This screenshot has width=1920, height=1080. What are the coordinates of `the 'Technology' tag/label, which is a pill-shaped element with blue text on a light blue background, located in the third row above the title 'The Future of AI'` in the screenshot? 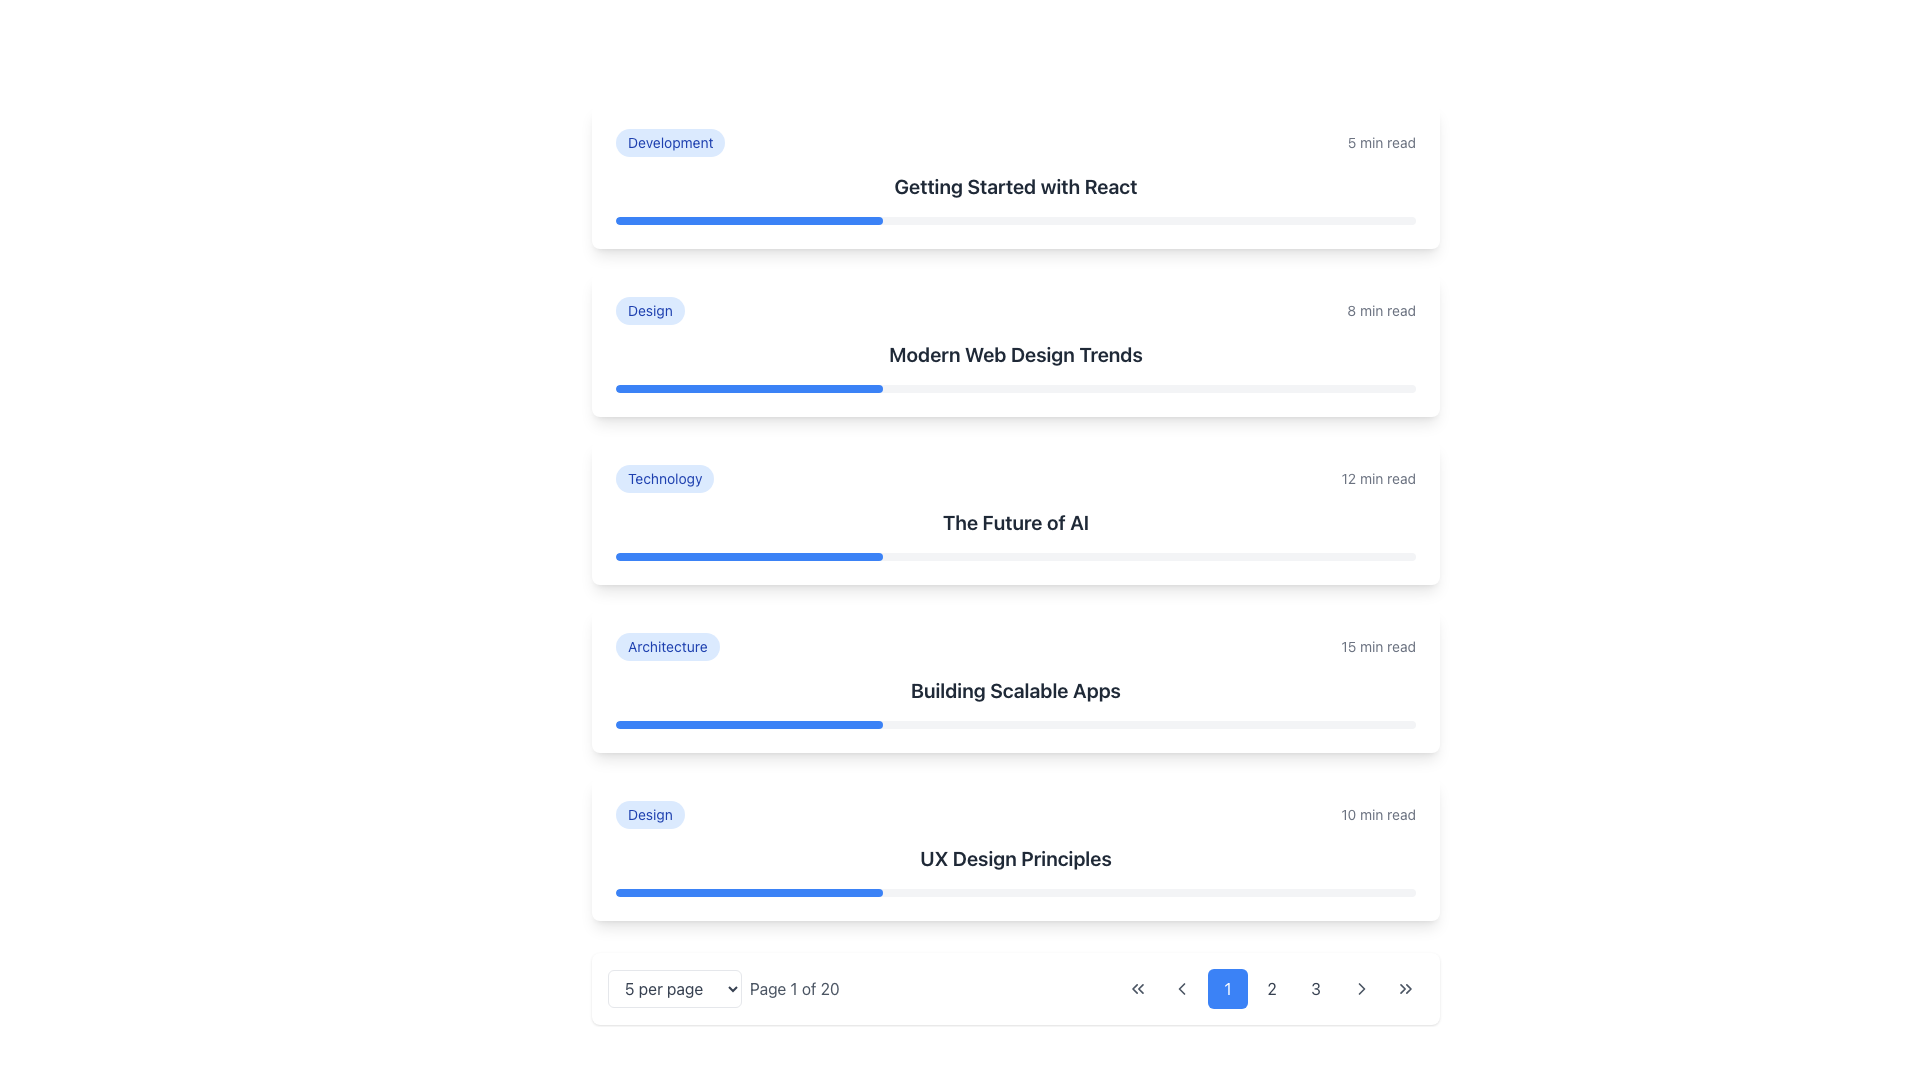 It's located at (665, 478).